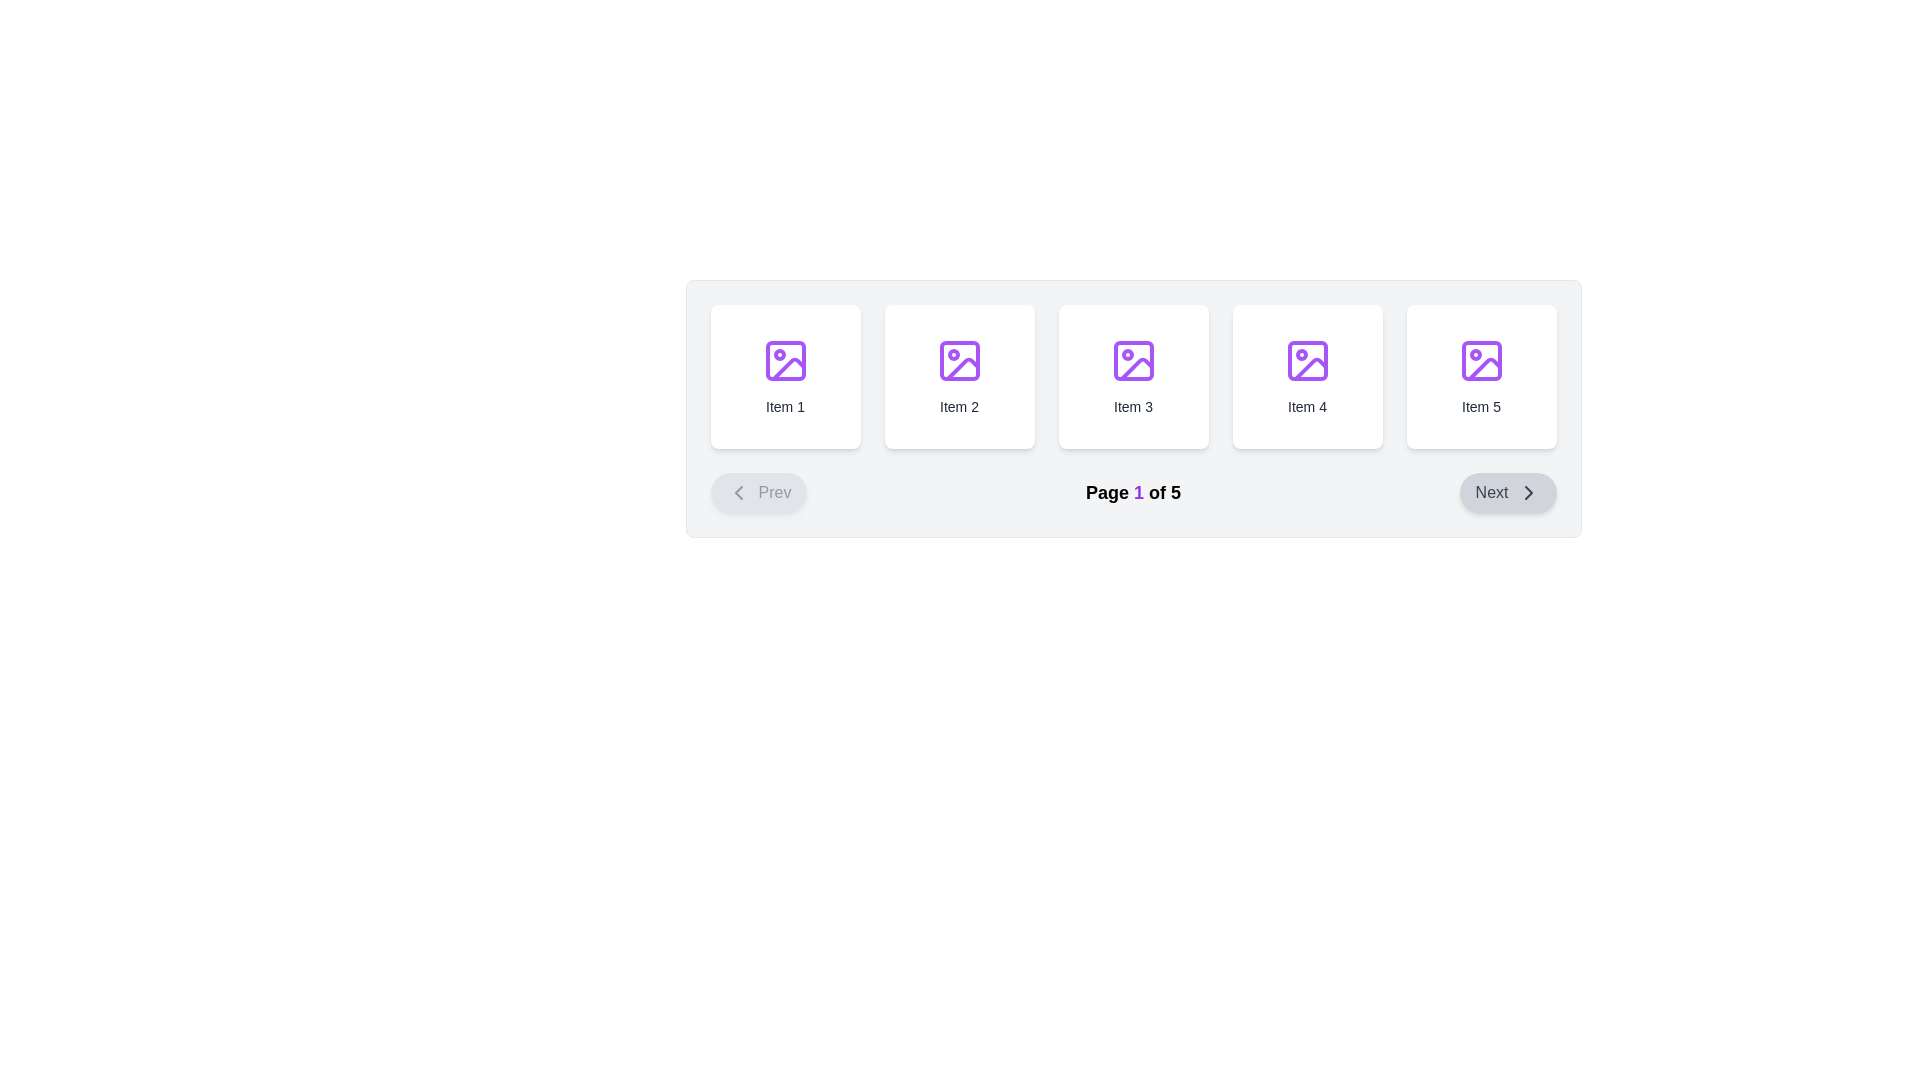 Image resolution: width=1920 pixels, height=1080 pixels. What do you see at coordinates (737, 493) in the screenshot?
I see `the chevron graphic associated with the 'Prev' button` at bounding box center [737, 493].